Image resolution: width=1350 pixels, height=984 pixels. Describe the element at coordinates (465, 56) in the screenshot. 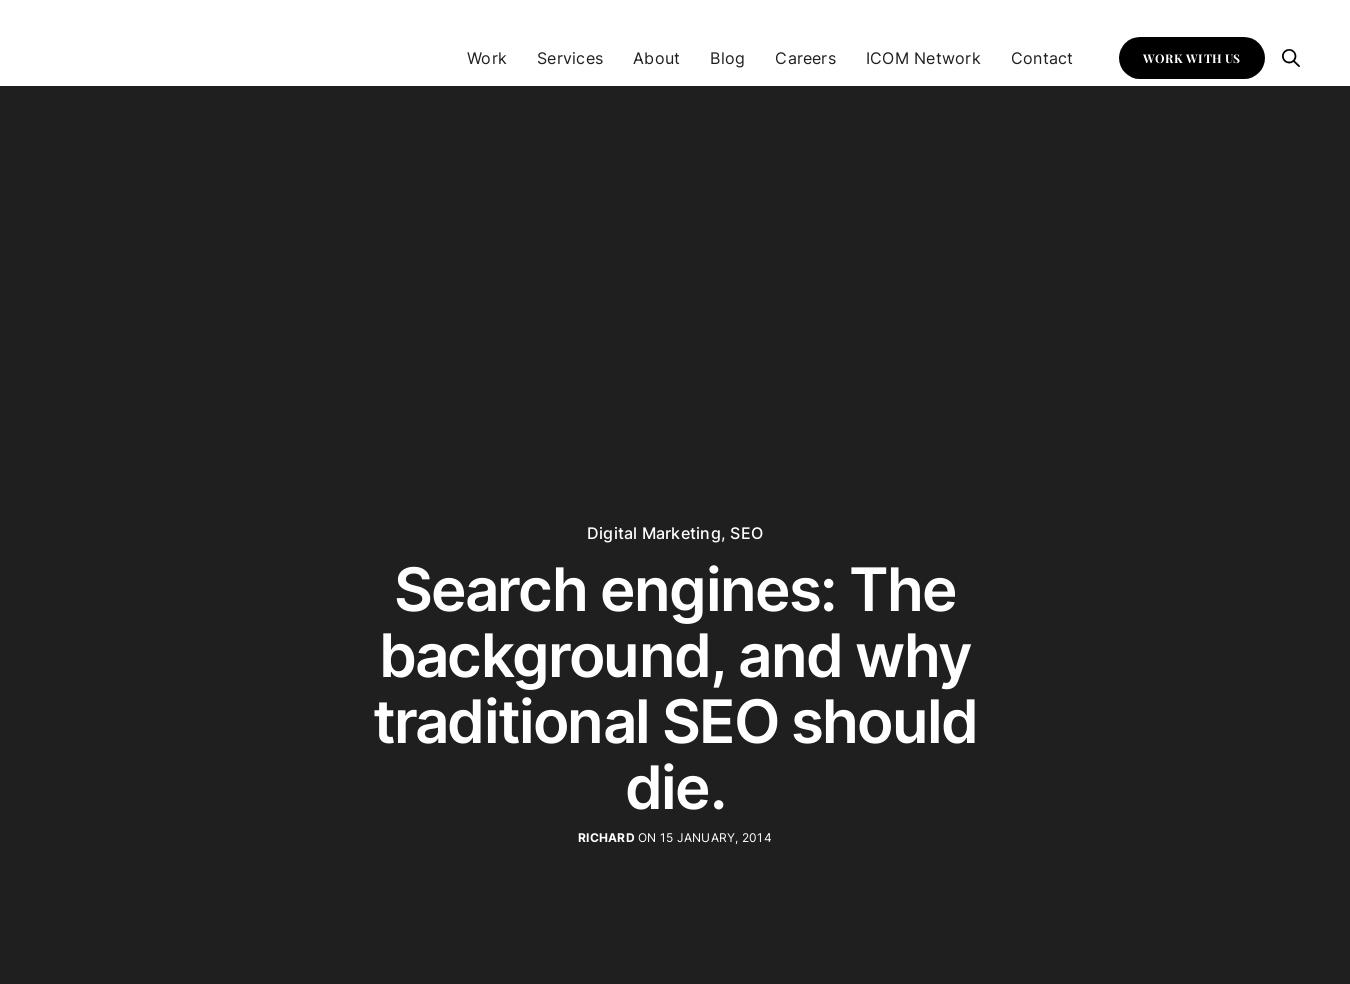

I see `'Work'` at that location.